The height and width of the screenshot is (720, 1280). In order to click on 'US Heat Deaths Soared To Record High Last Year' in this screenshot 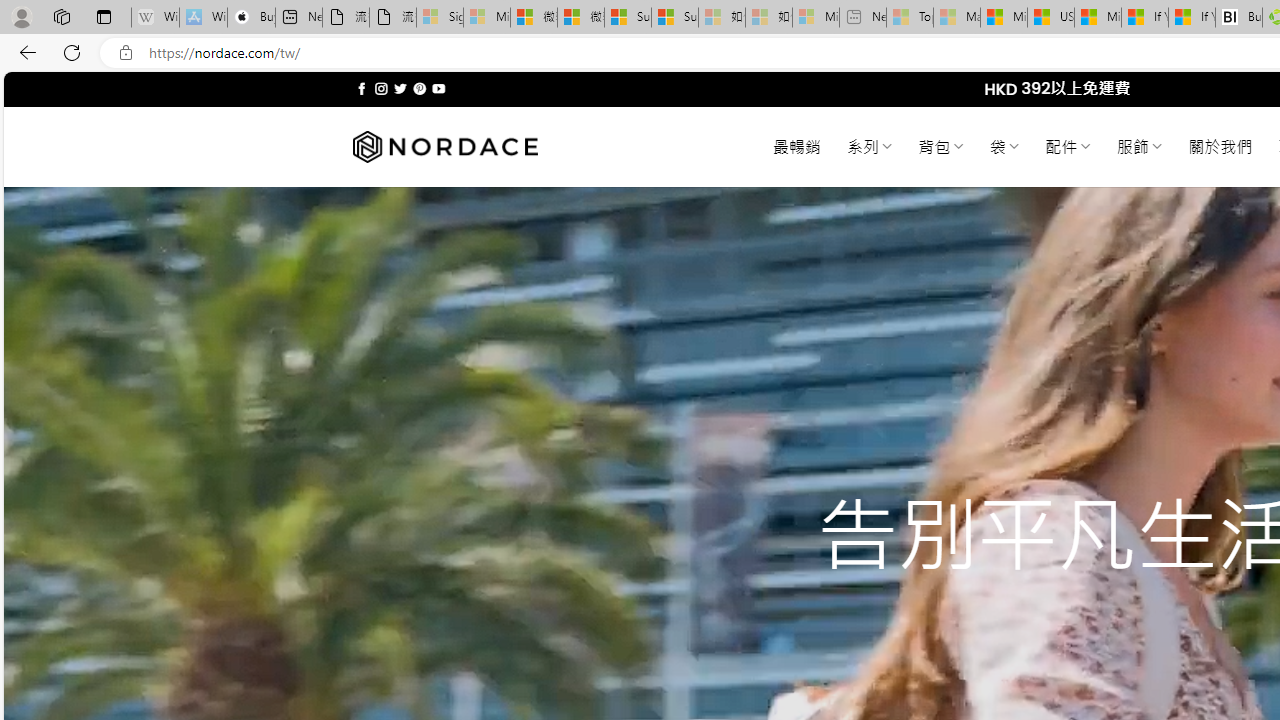, I will do `click(1049, 17)`.